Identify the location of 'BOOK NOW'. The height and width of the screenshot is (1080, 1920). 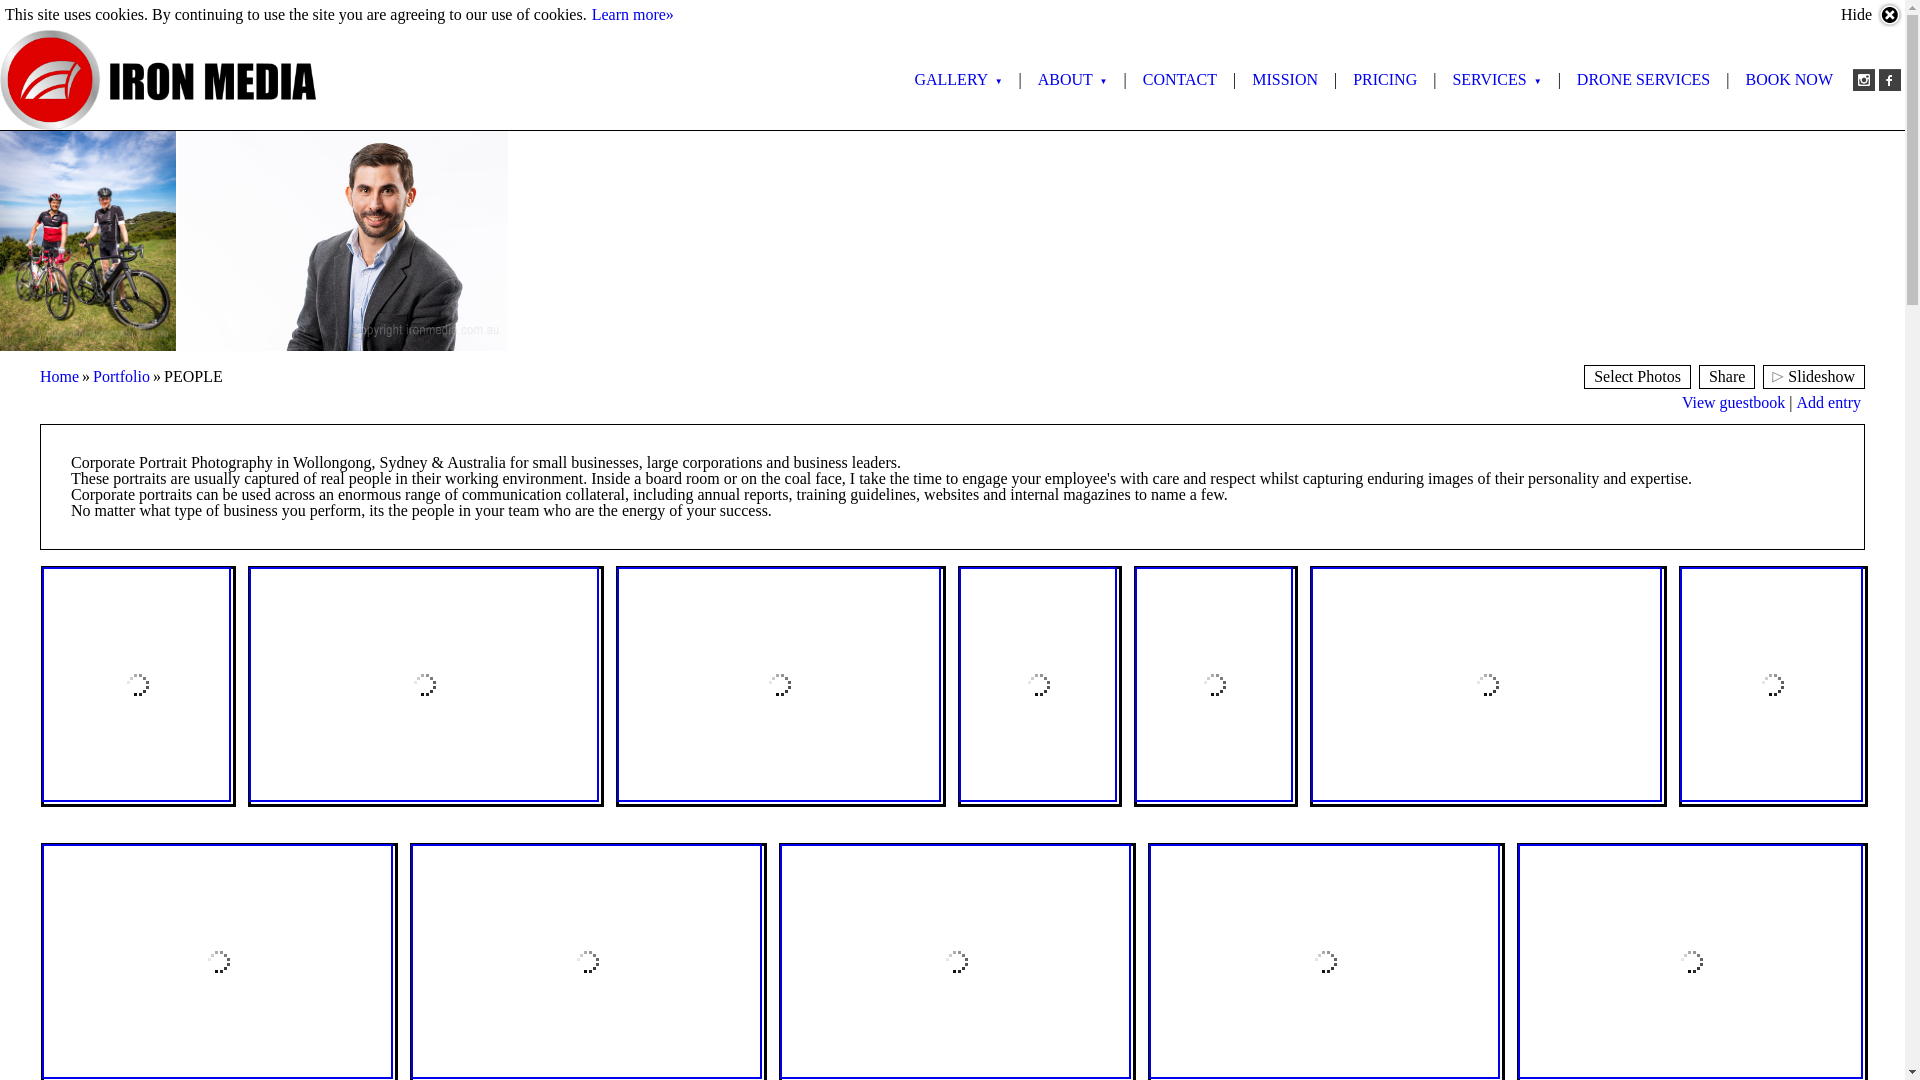
(1789, 79).